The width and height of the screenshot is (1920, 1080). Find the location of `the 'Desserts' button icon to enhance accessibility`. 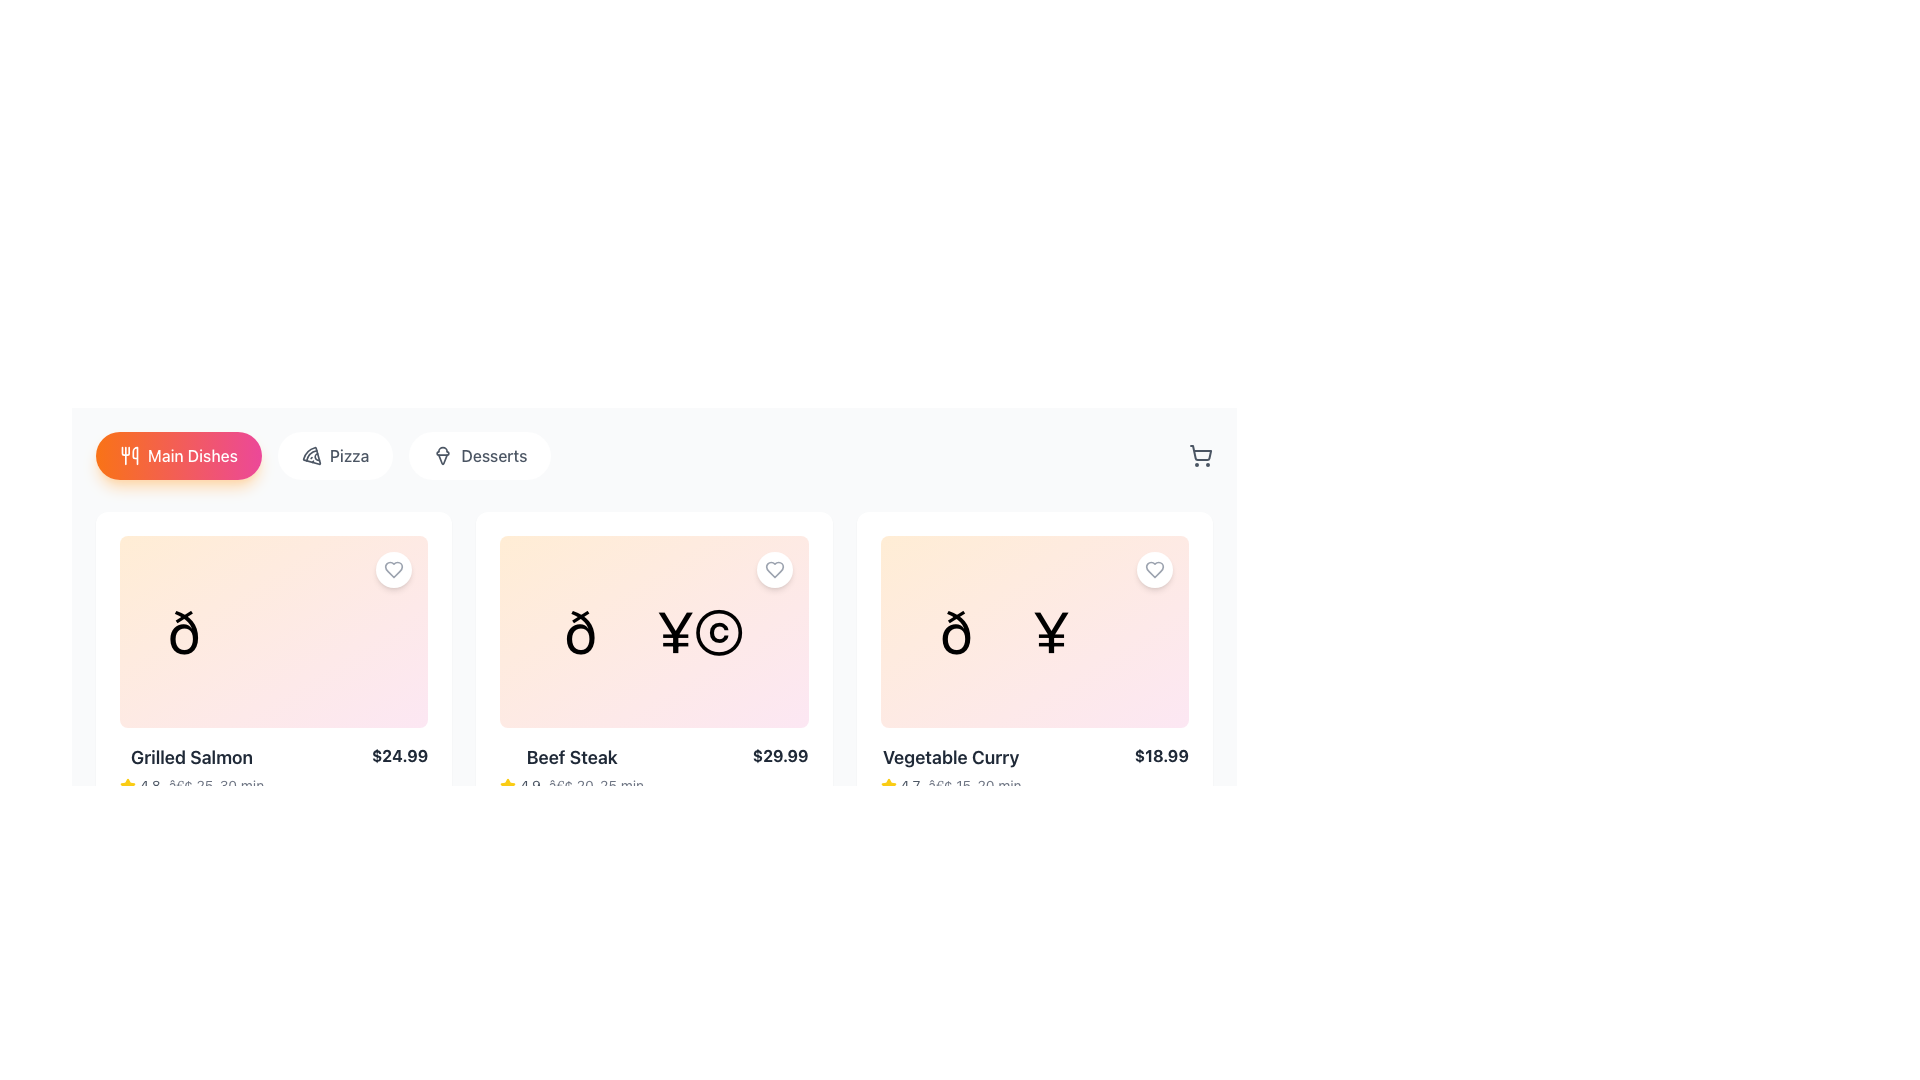

the 'Desserts' button icon to enhance accessibility is located at coordinates (442, 455).